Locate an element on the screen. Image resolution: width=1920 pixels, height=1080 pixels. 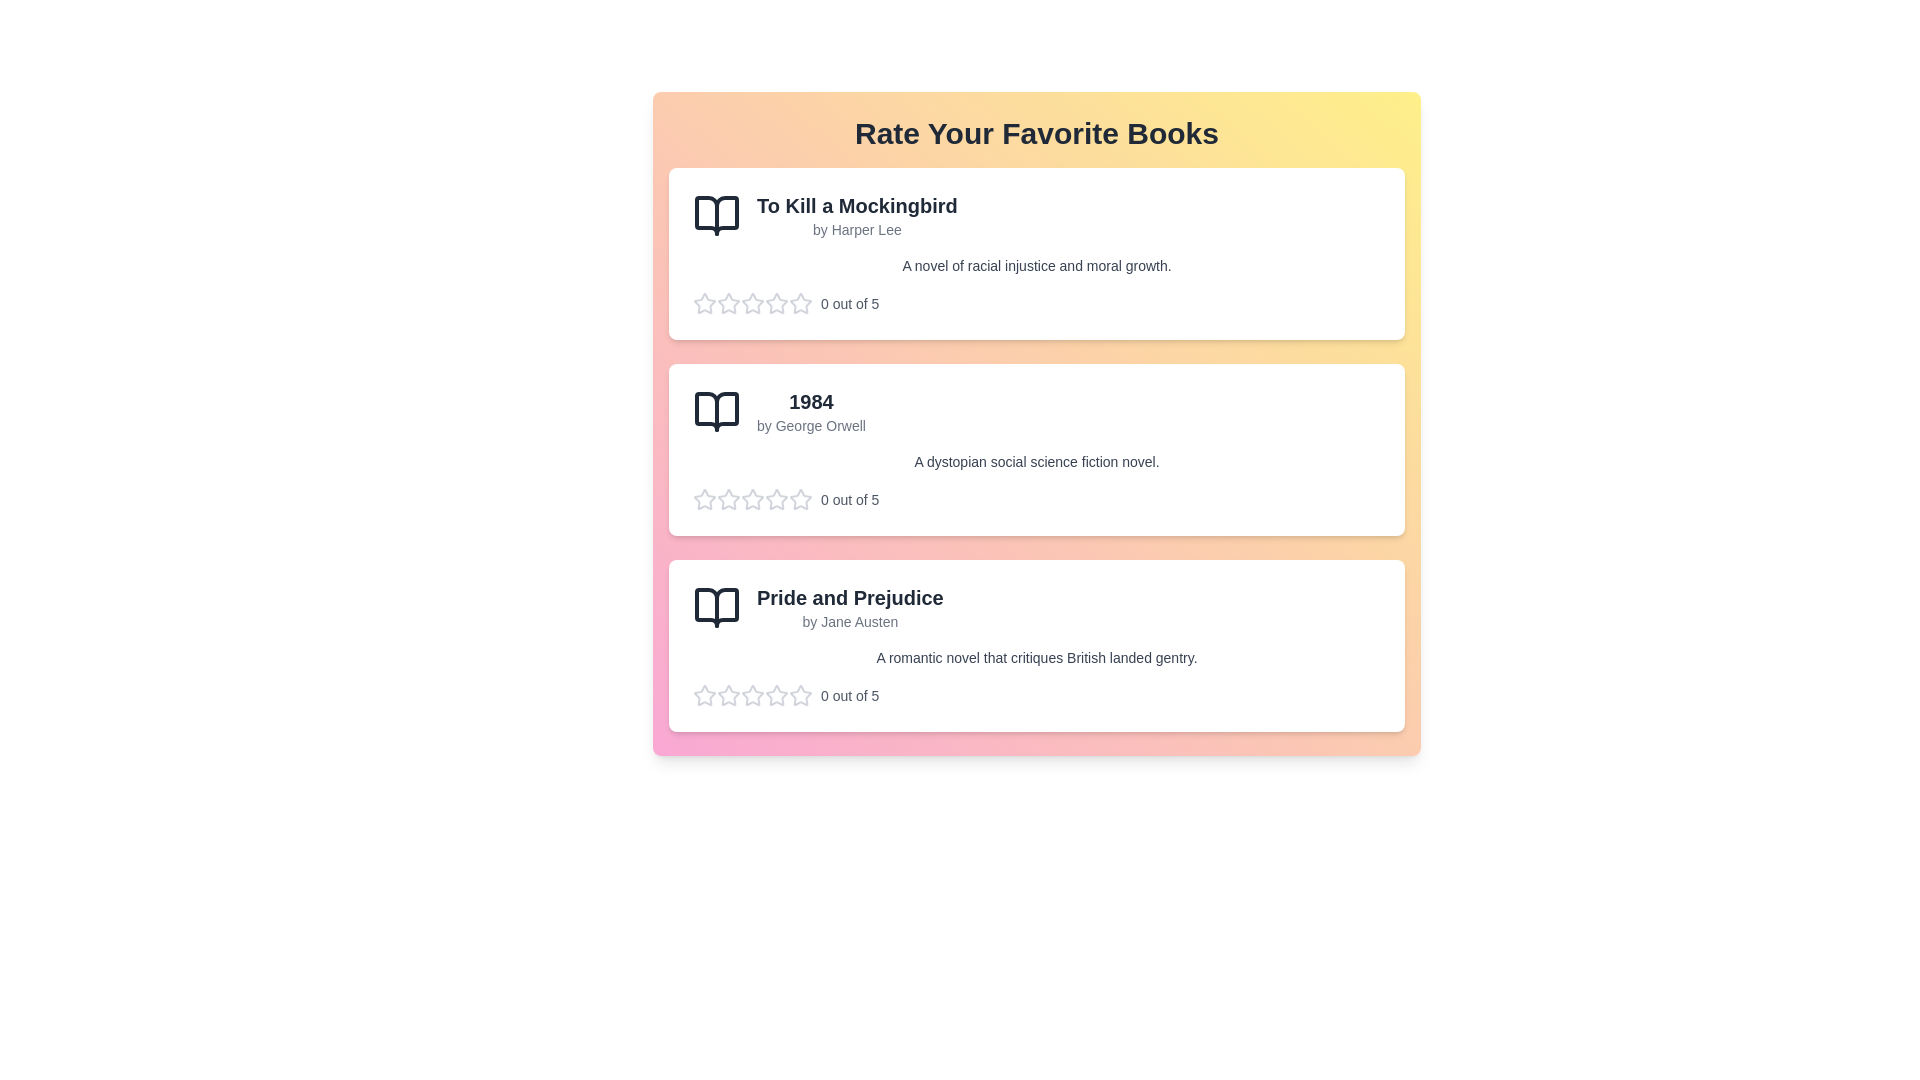
the first star icon in the rating system for the book '1984' by George Orwell to visually enlarge it is located at coordinates (705, 499).